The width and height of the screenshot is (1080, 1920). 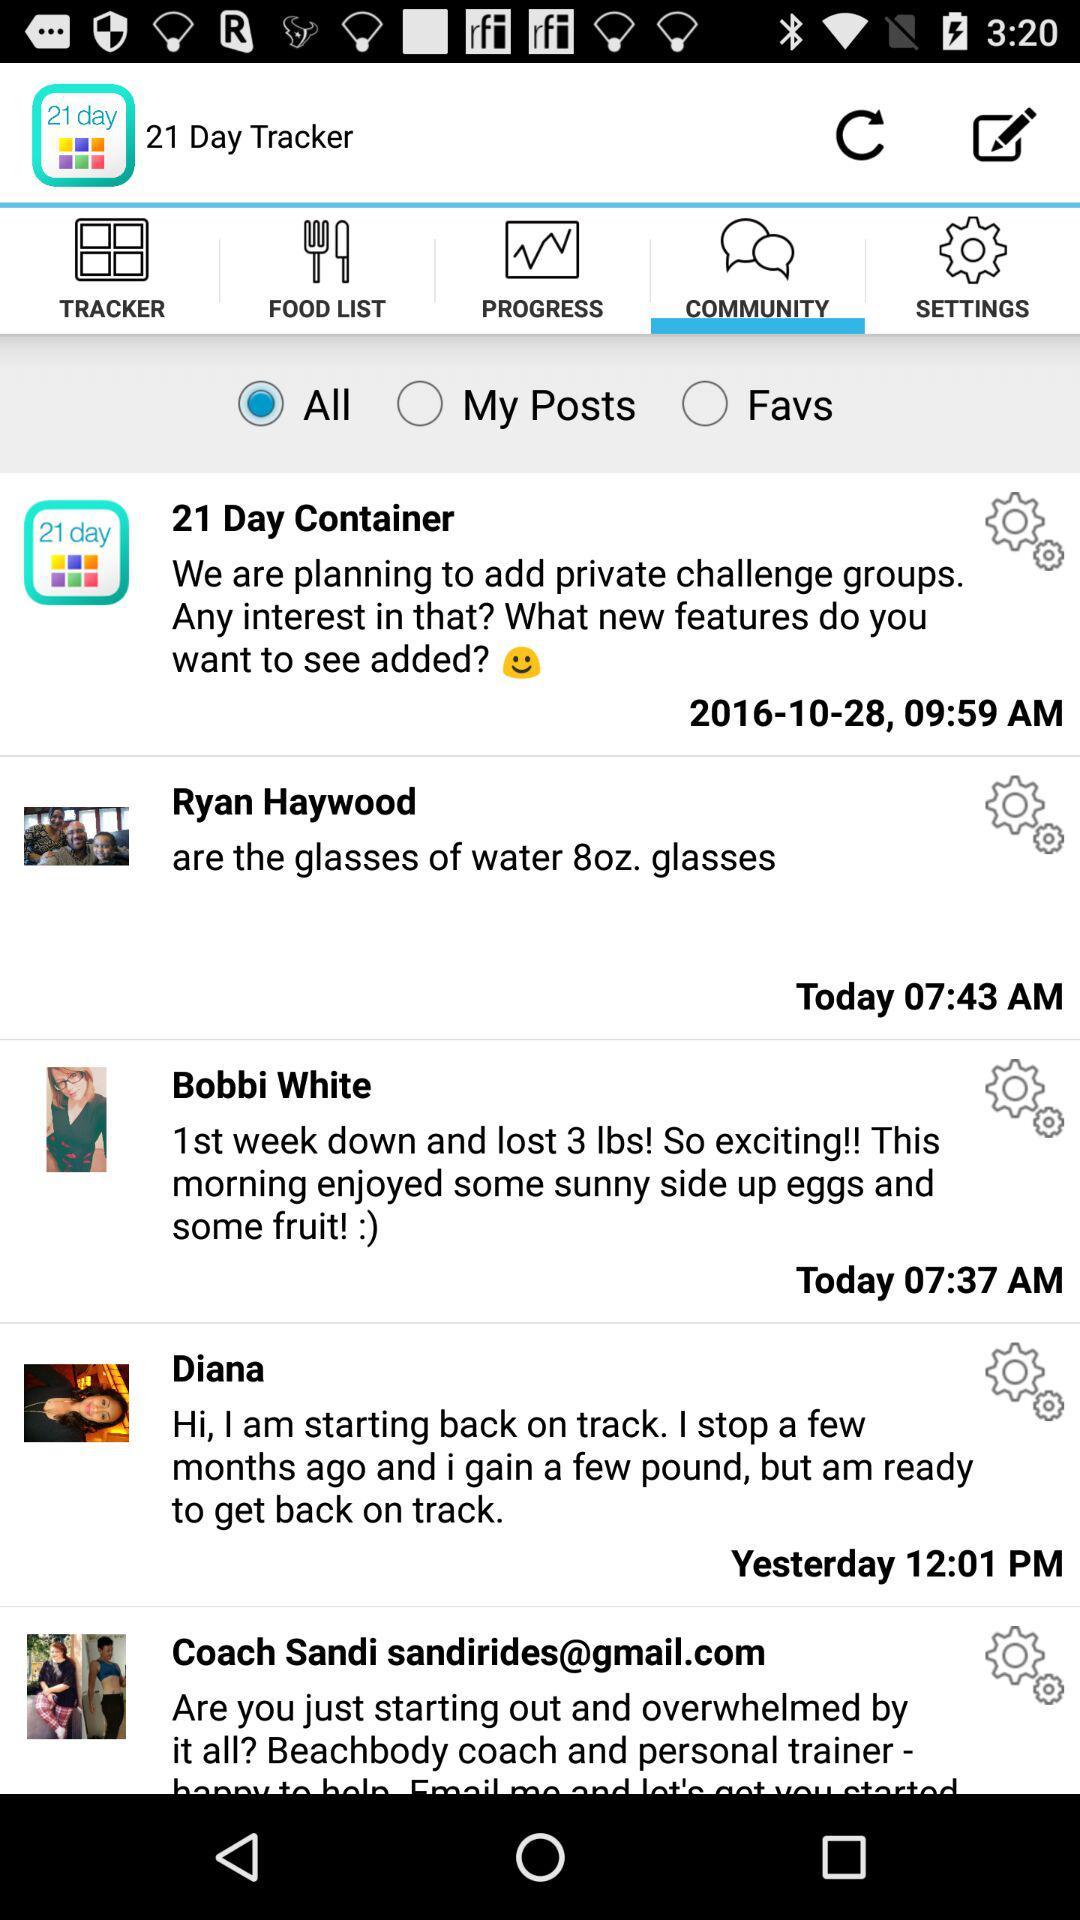 I want to click on settings, so click(x=1024, y=814).